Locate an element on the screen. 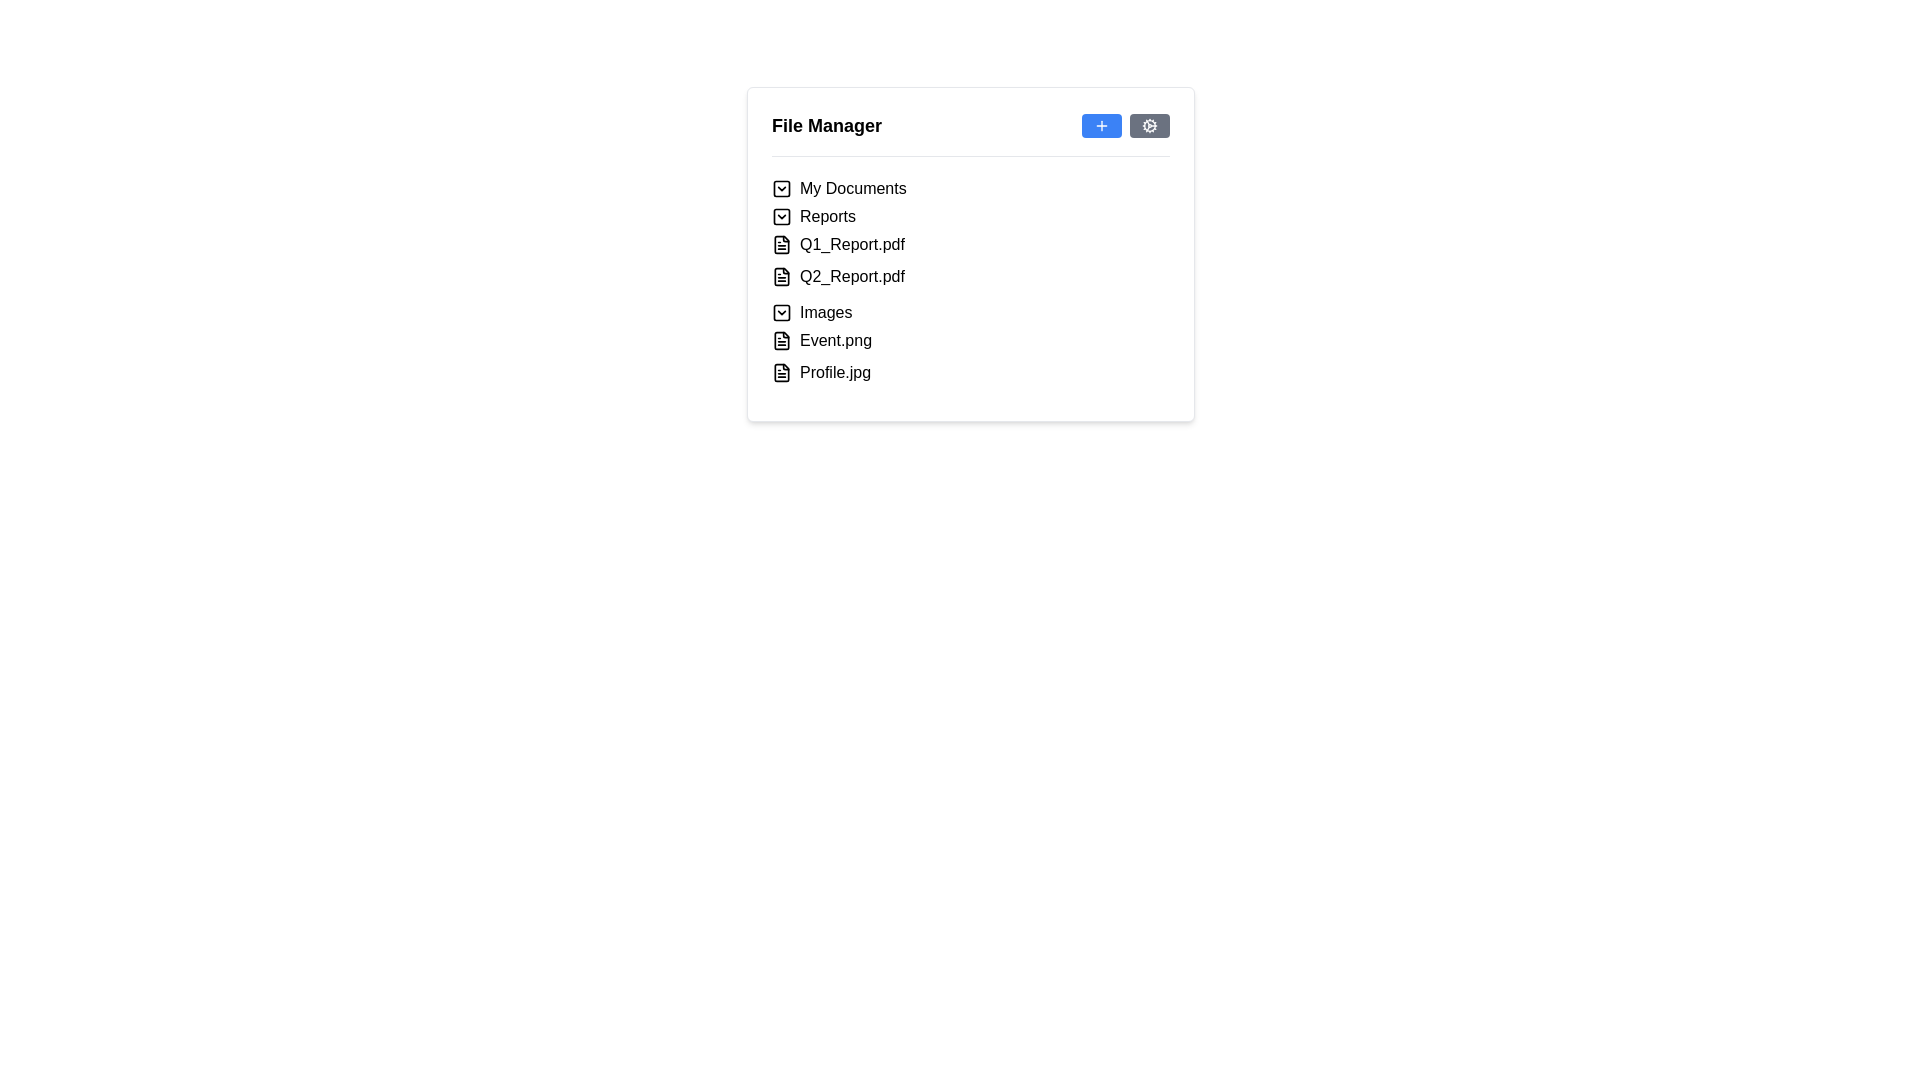  the file icon representing 'Event.png' in the file list, which serves as a visual indicator for the specific file type is located at coordinates (781, 339).